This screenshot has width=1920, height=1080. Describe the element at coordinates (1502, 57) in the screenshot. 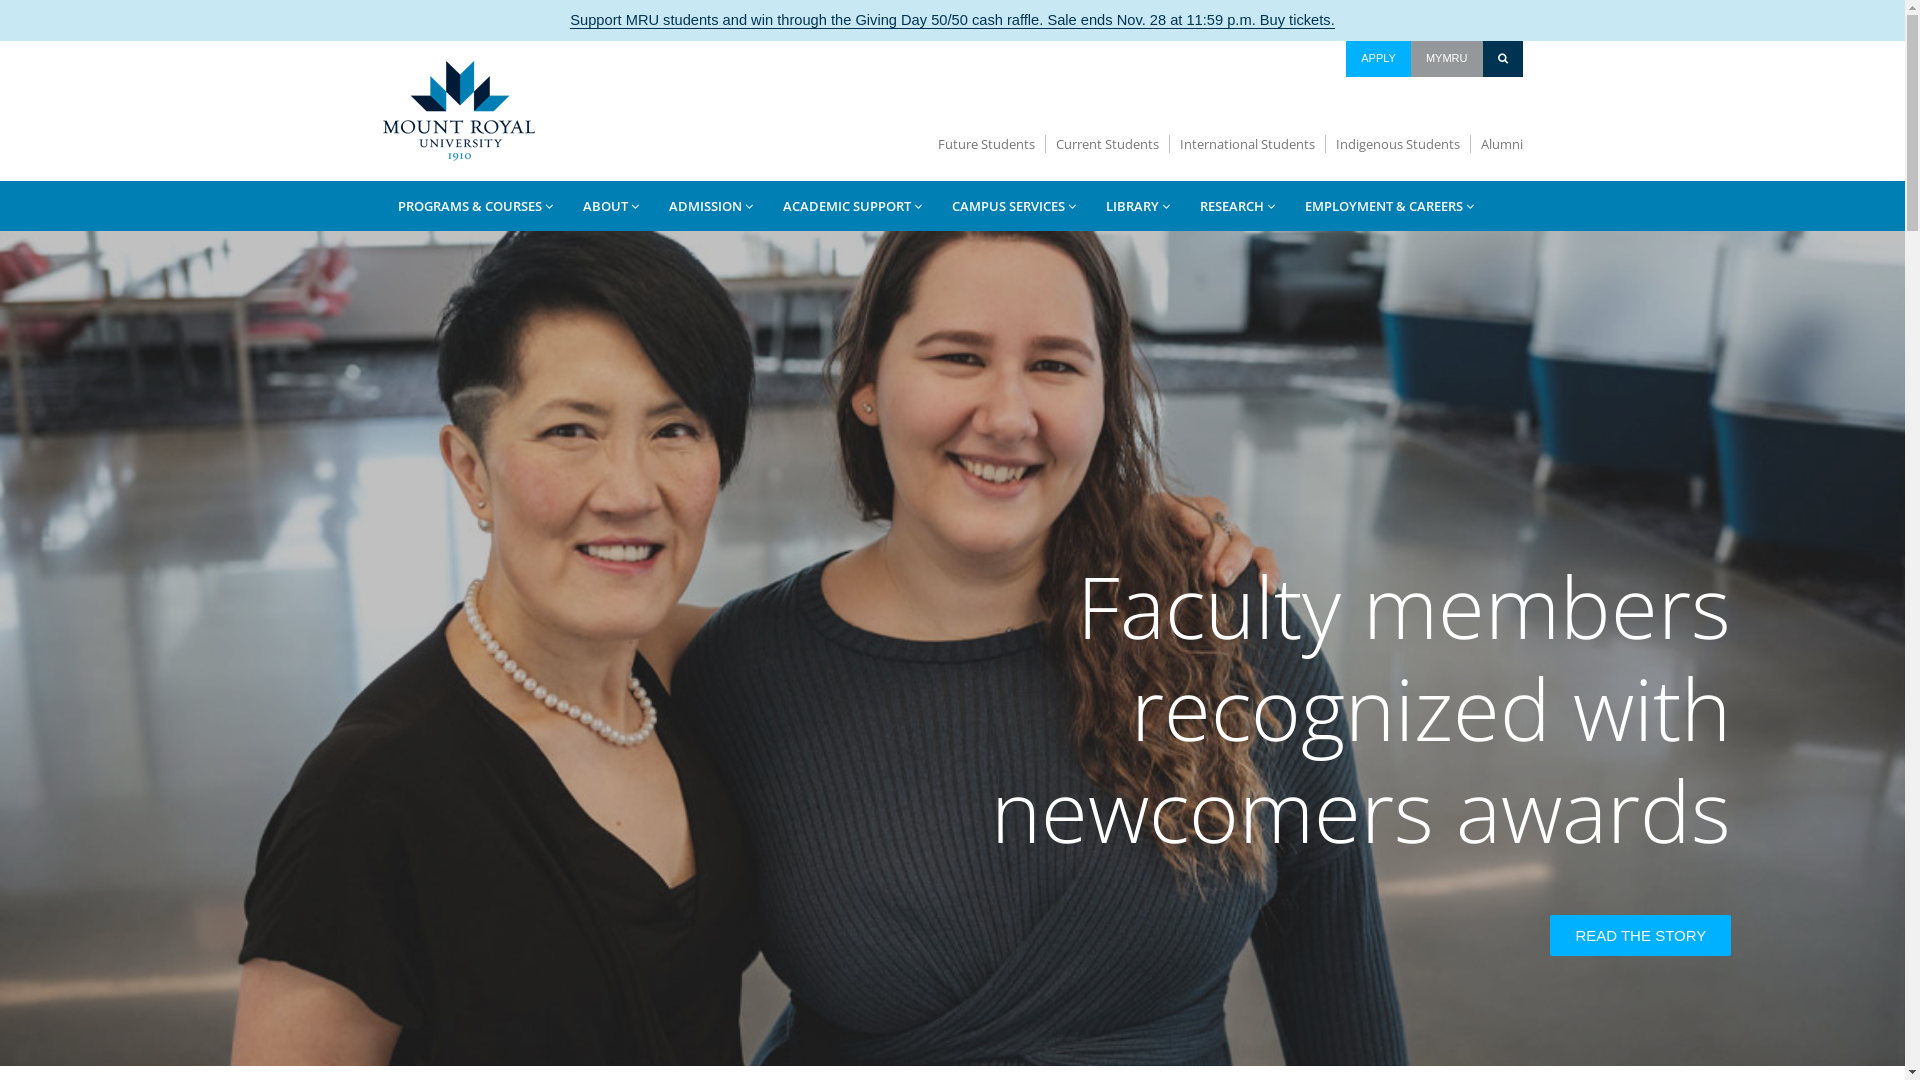

I see `'Open search'` at that location.